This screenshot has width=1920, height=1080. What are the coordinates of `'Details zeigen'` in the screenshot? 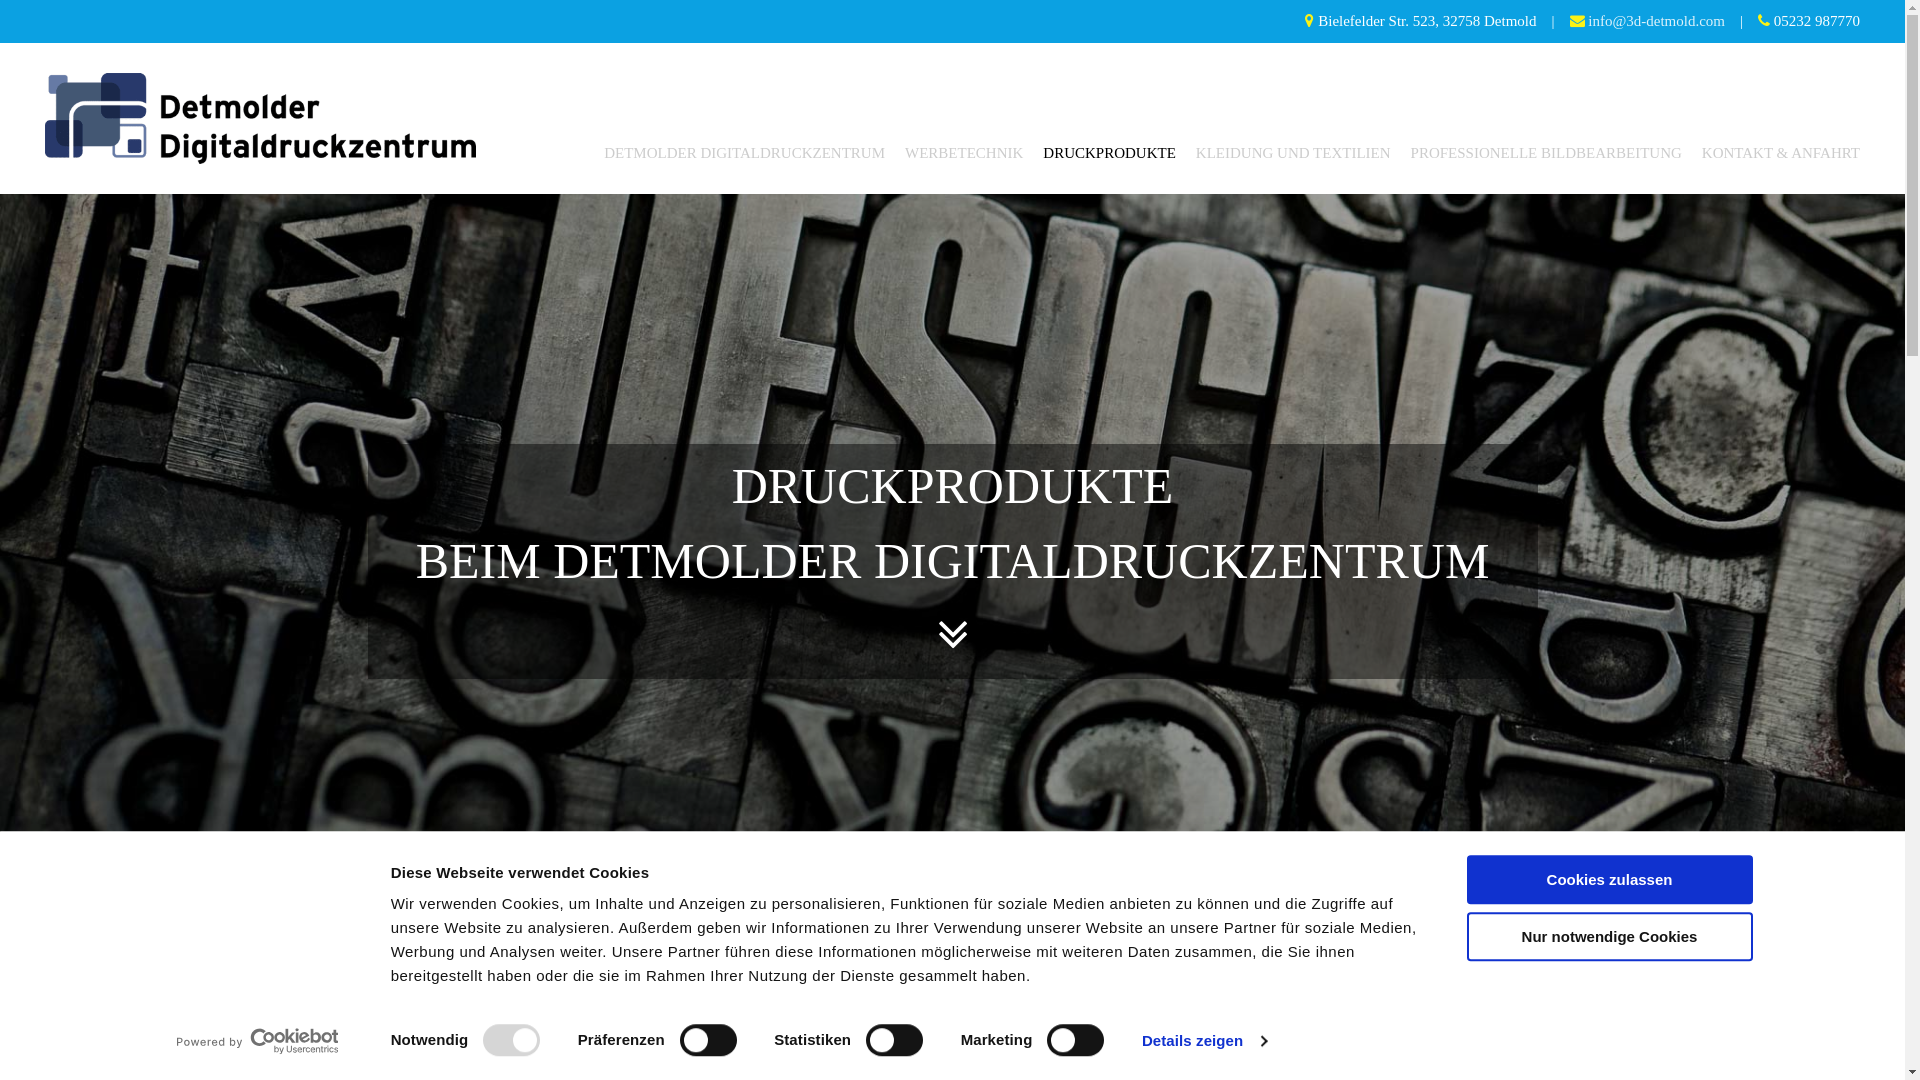 It's located at (1142, 1040).